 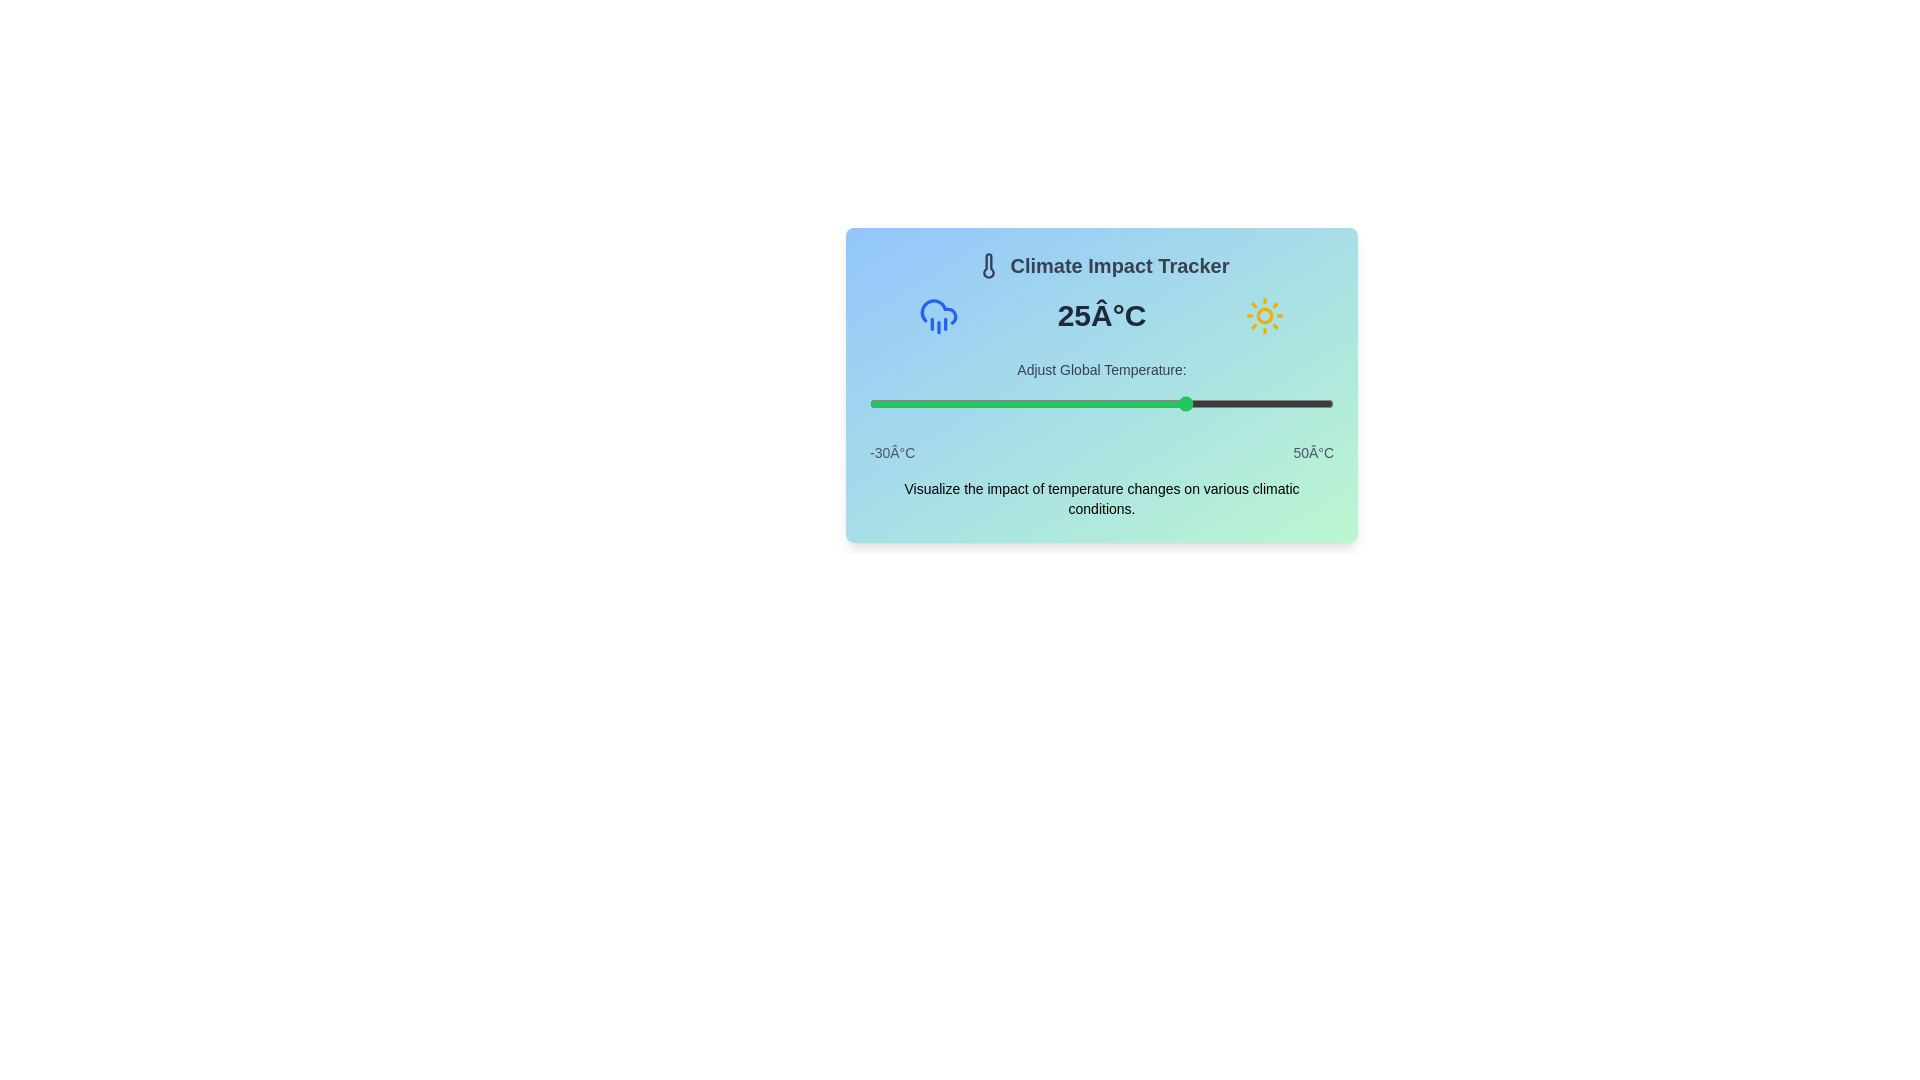 What do you see at coordinates (1189, 404) in the screenshot?
I see `the slider to set the temperature to 25°C` at bounding box center [1189, 404].